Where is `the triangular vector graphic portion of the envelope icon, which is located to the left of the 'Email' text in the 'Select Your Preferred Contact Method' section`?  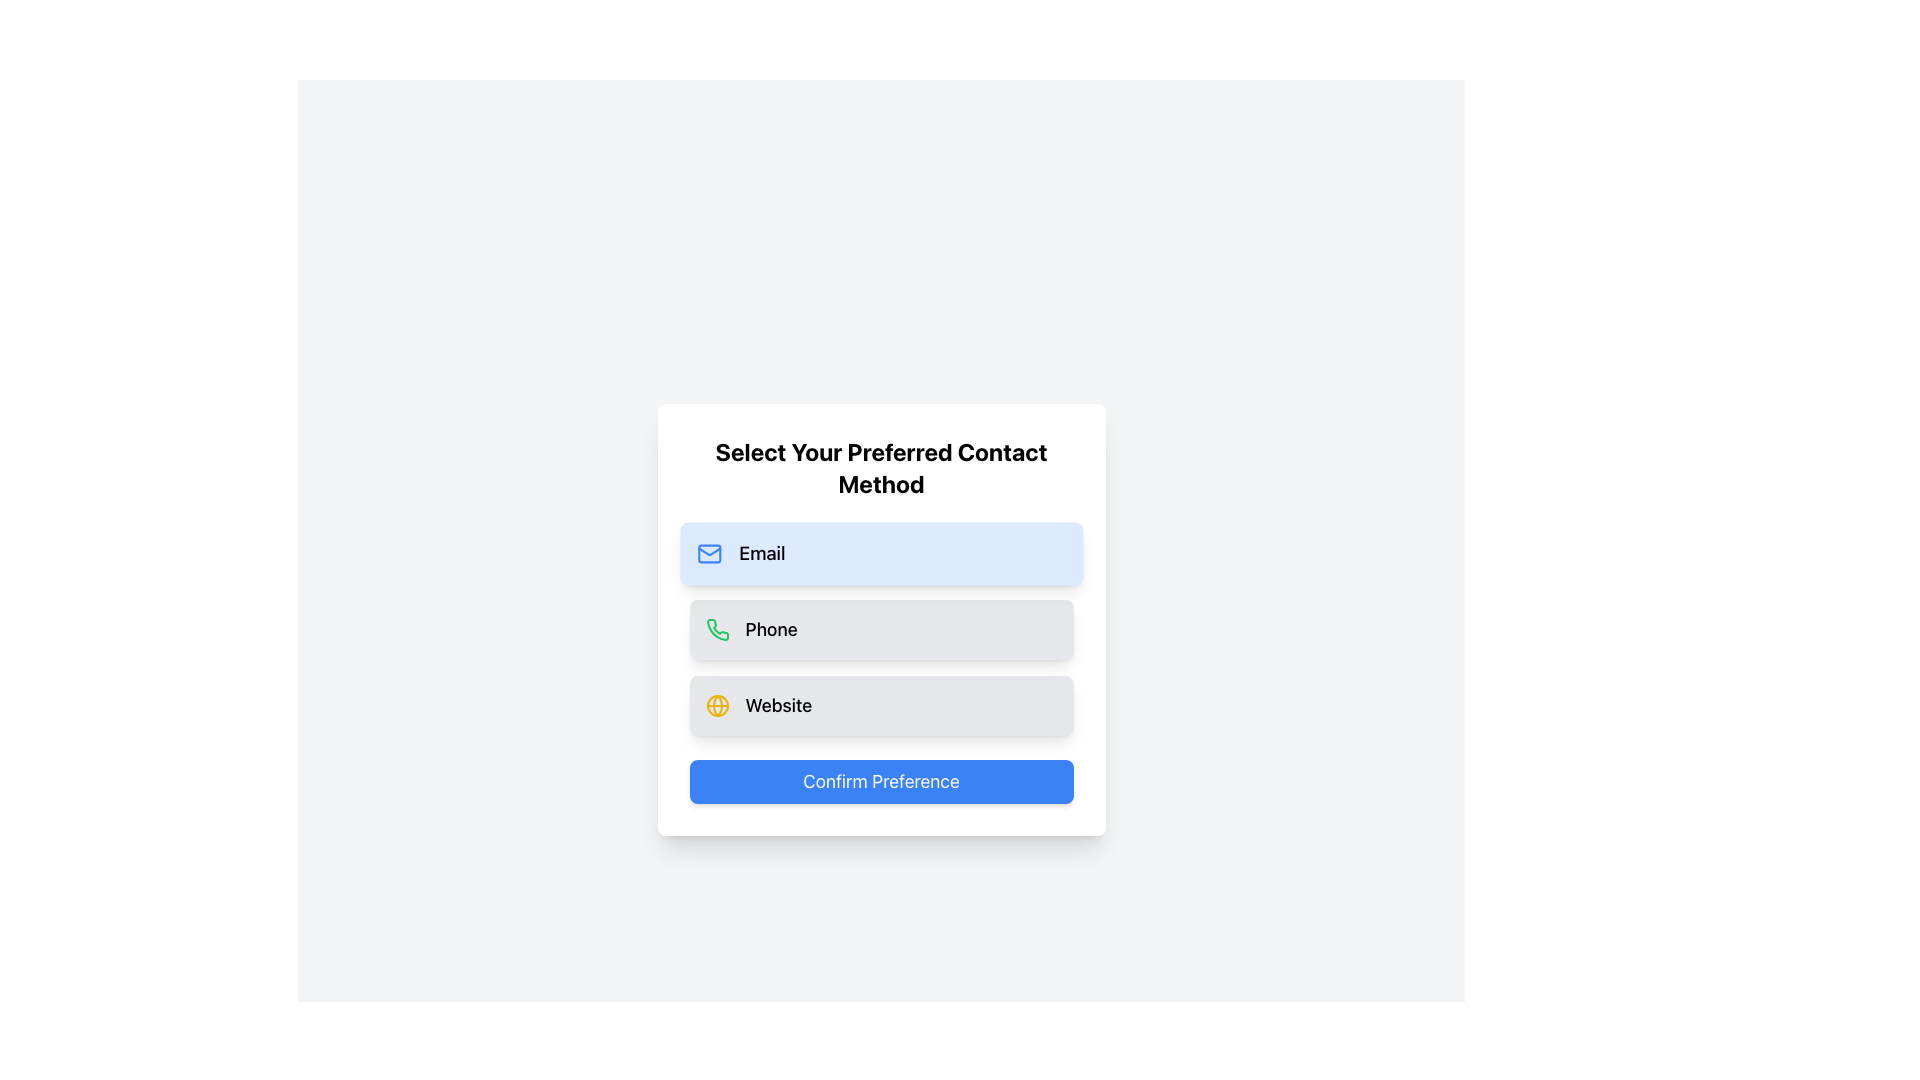
the triangular vector graphic portion of the envelope icon, which is located to the left of the 'Email' text in the 'Select Your Preferred Contact Method' section is located at coordinates (709, 551).